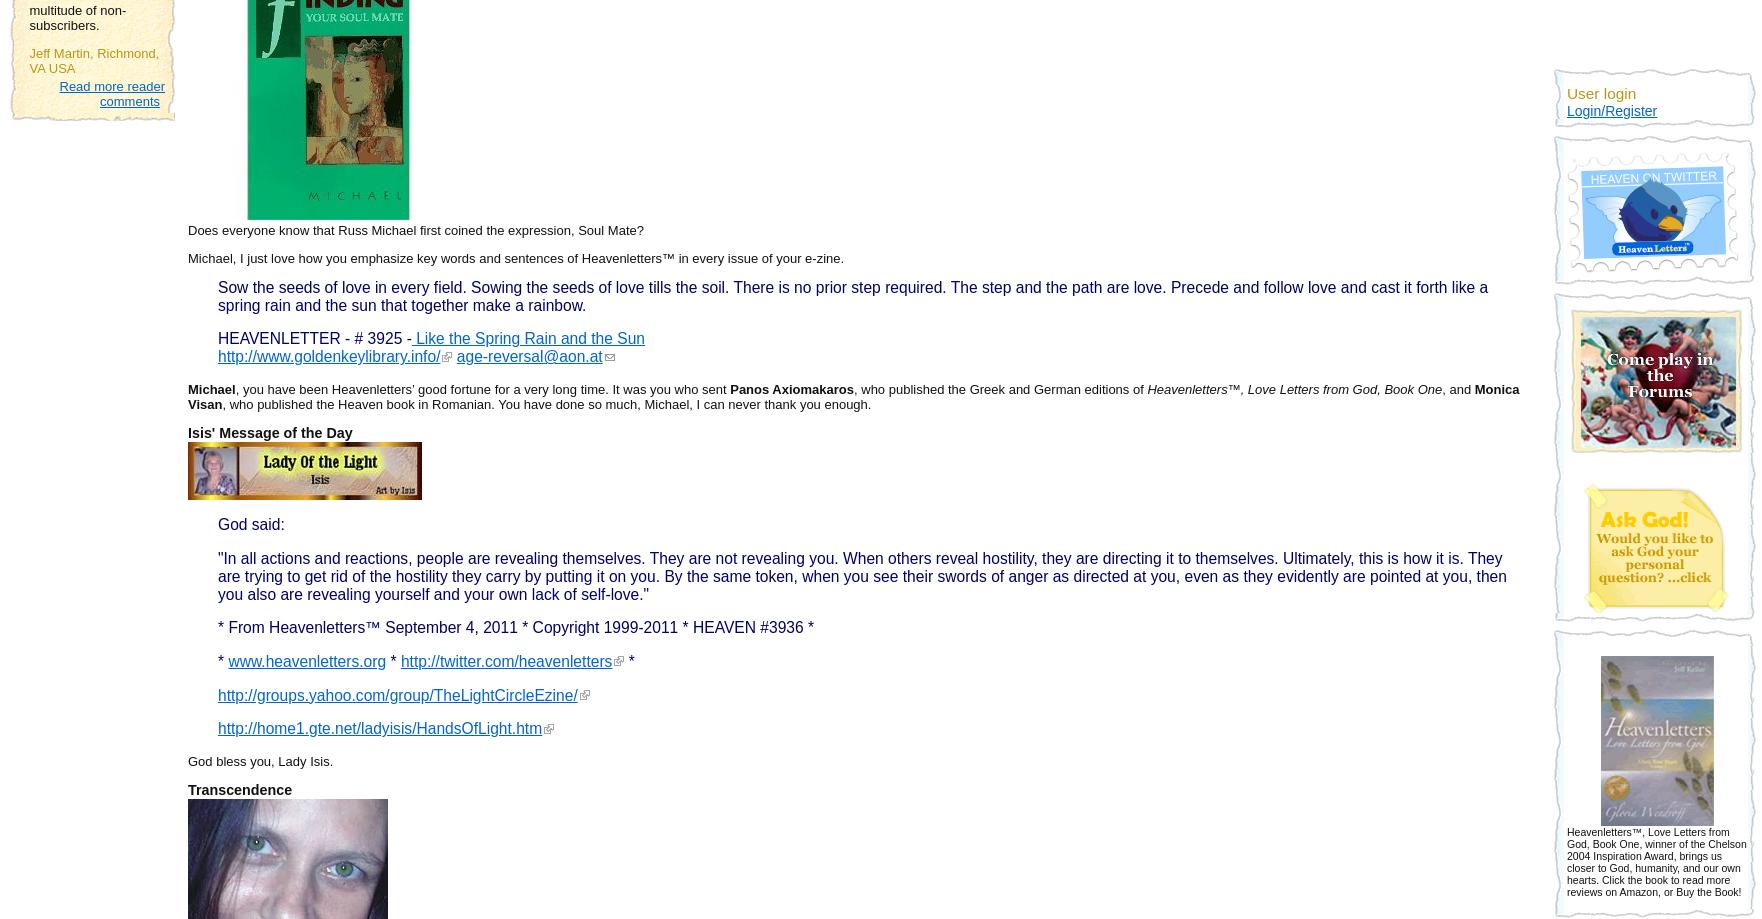 The height and width of the screenshot is (919, 1762). What do you see at coordinates (1457, 388) in the screenshot?
I see `', and'` at bounding box center [1457, 388].